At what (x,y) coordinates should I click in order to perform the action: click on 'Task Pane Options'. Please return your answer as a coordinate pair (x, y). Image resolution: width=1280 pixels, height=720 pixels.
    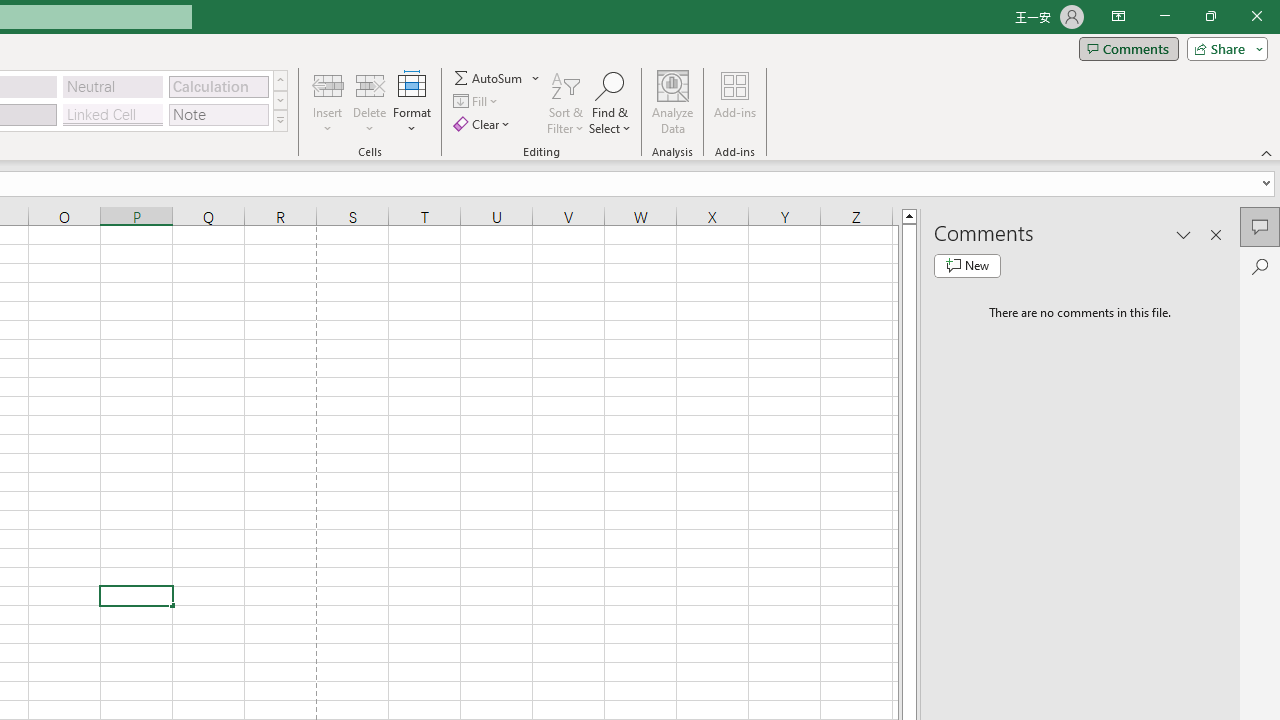
    Looking at the image, I should click on (1184, 234).